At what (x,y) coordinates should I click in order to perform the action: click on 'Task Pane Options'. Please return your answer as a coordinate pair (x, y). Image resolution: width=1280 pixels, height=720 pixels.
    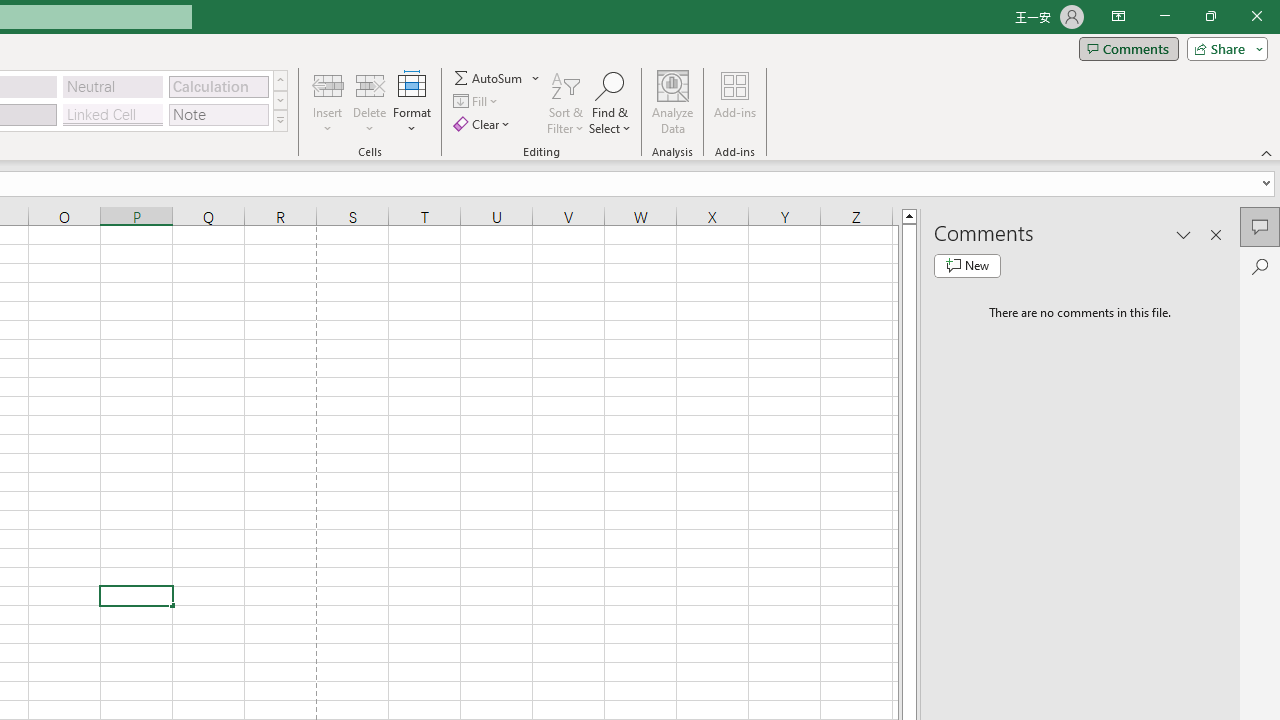
    Looking at the image, I should click on (1184, 234).